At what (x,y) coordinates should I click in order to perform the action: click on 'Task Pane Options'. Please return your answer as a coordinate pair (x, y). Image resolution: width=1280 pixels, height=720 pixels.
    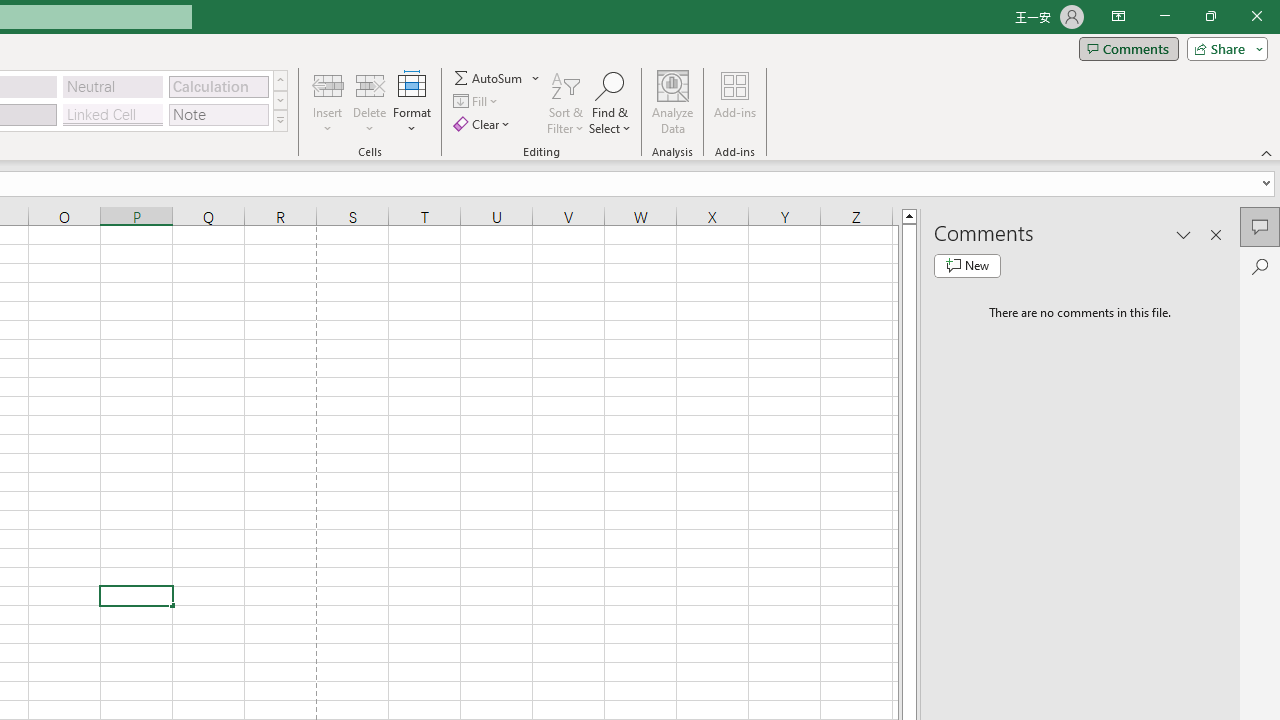
    Looking at the image, I should click on (1184, 234).